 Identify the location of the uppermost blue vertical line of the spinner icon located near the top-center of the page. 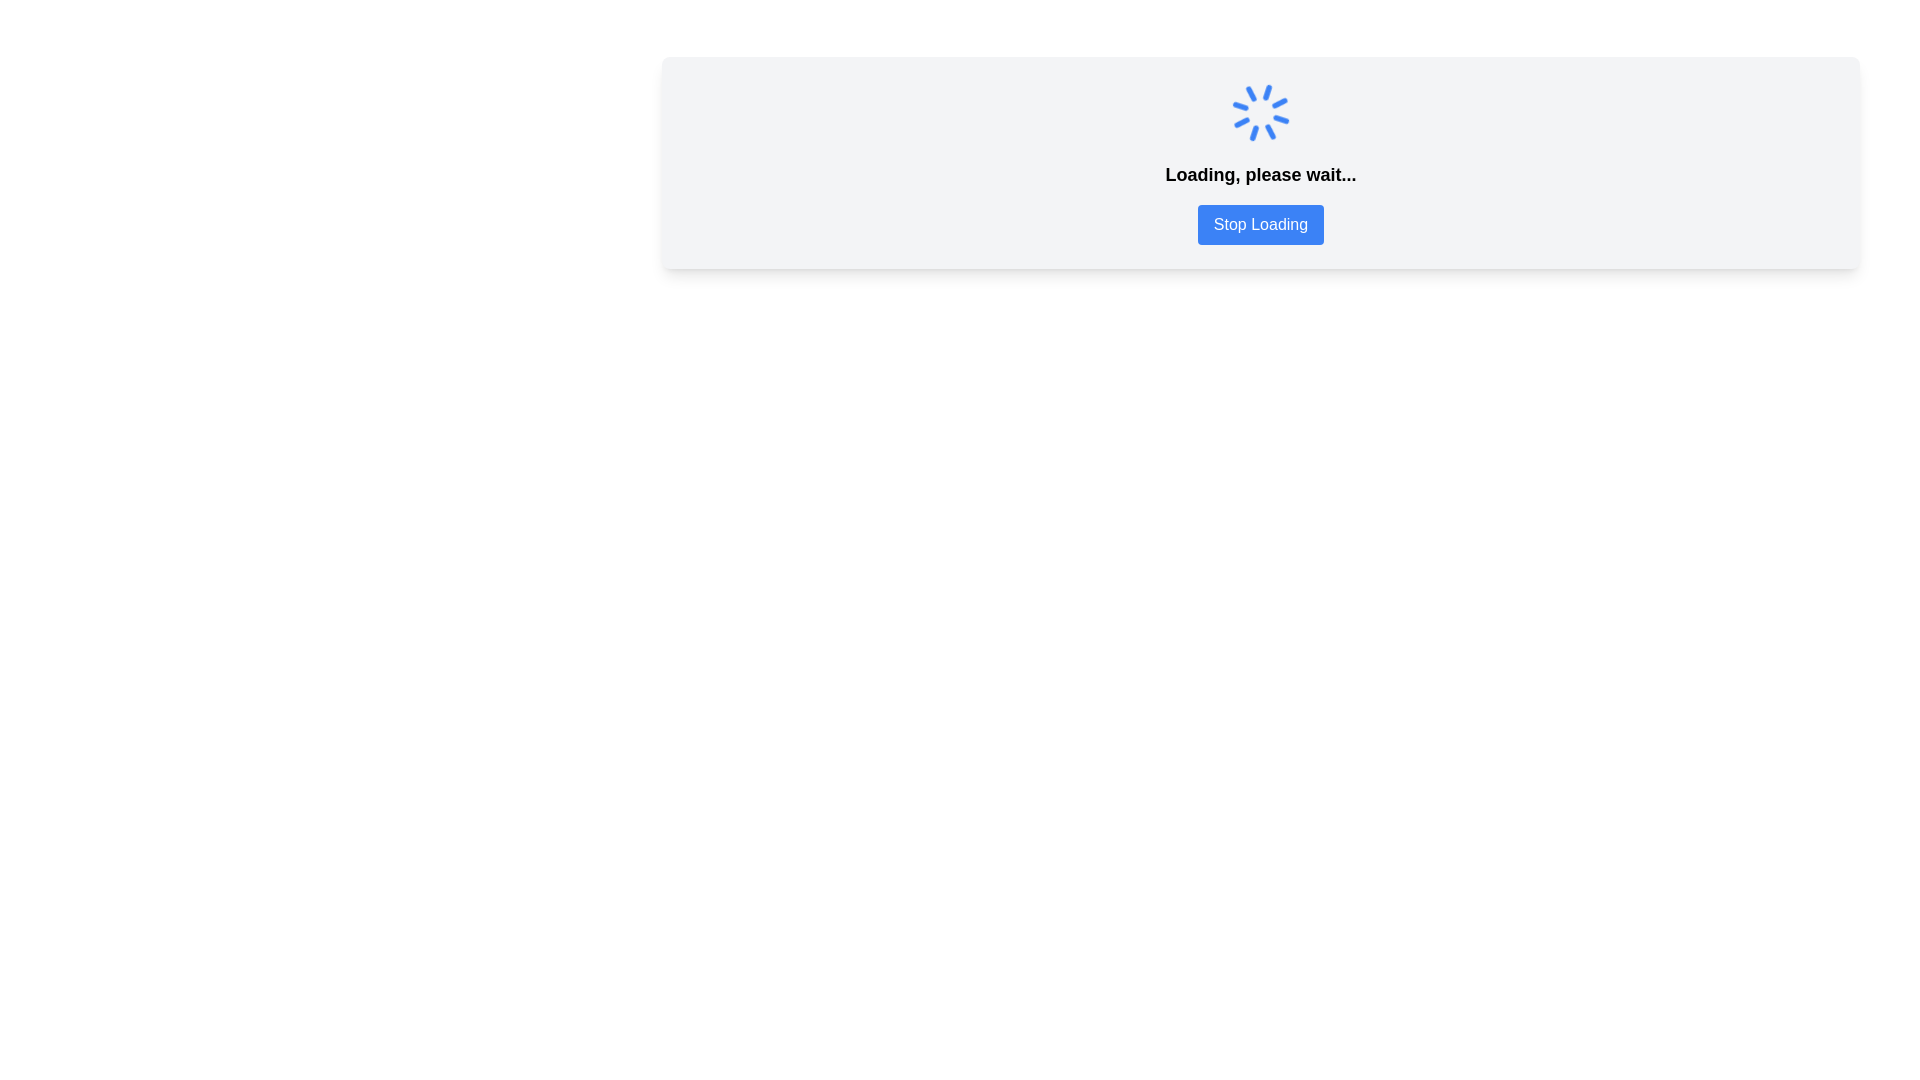
(1268, 132).